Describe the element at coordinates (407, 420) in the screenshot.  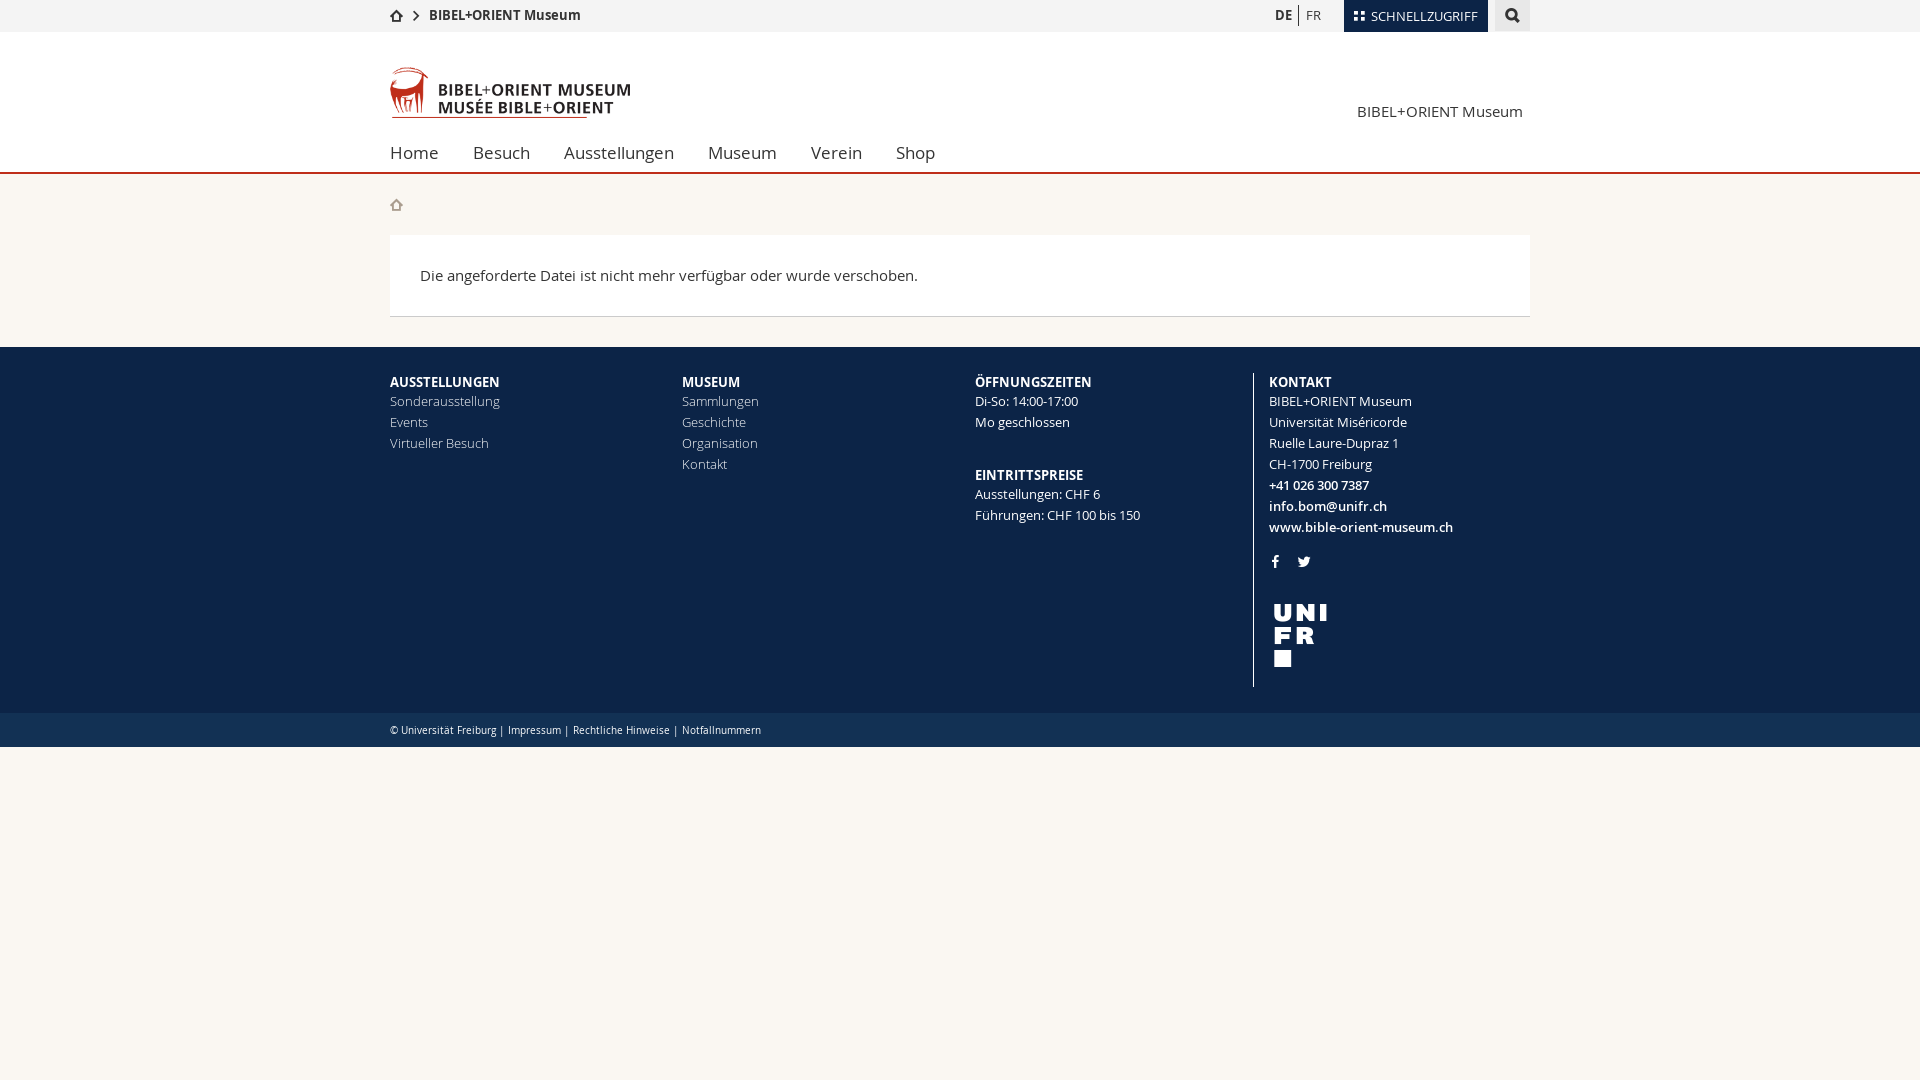
I see `'Events'` at that location.